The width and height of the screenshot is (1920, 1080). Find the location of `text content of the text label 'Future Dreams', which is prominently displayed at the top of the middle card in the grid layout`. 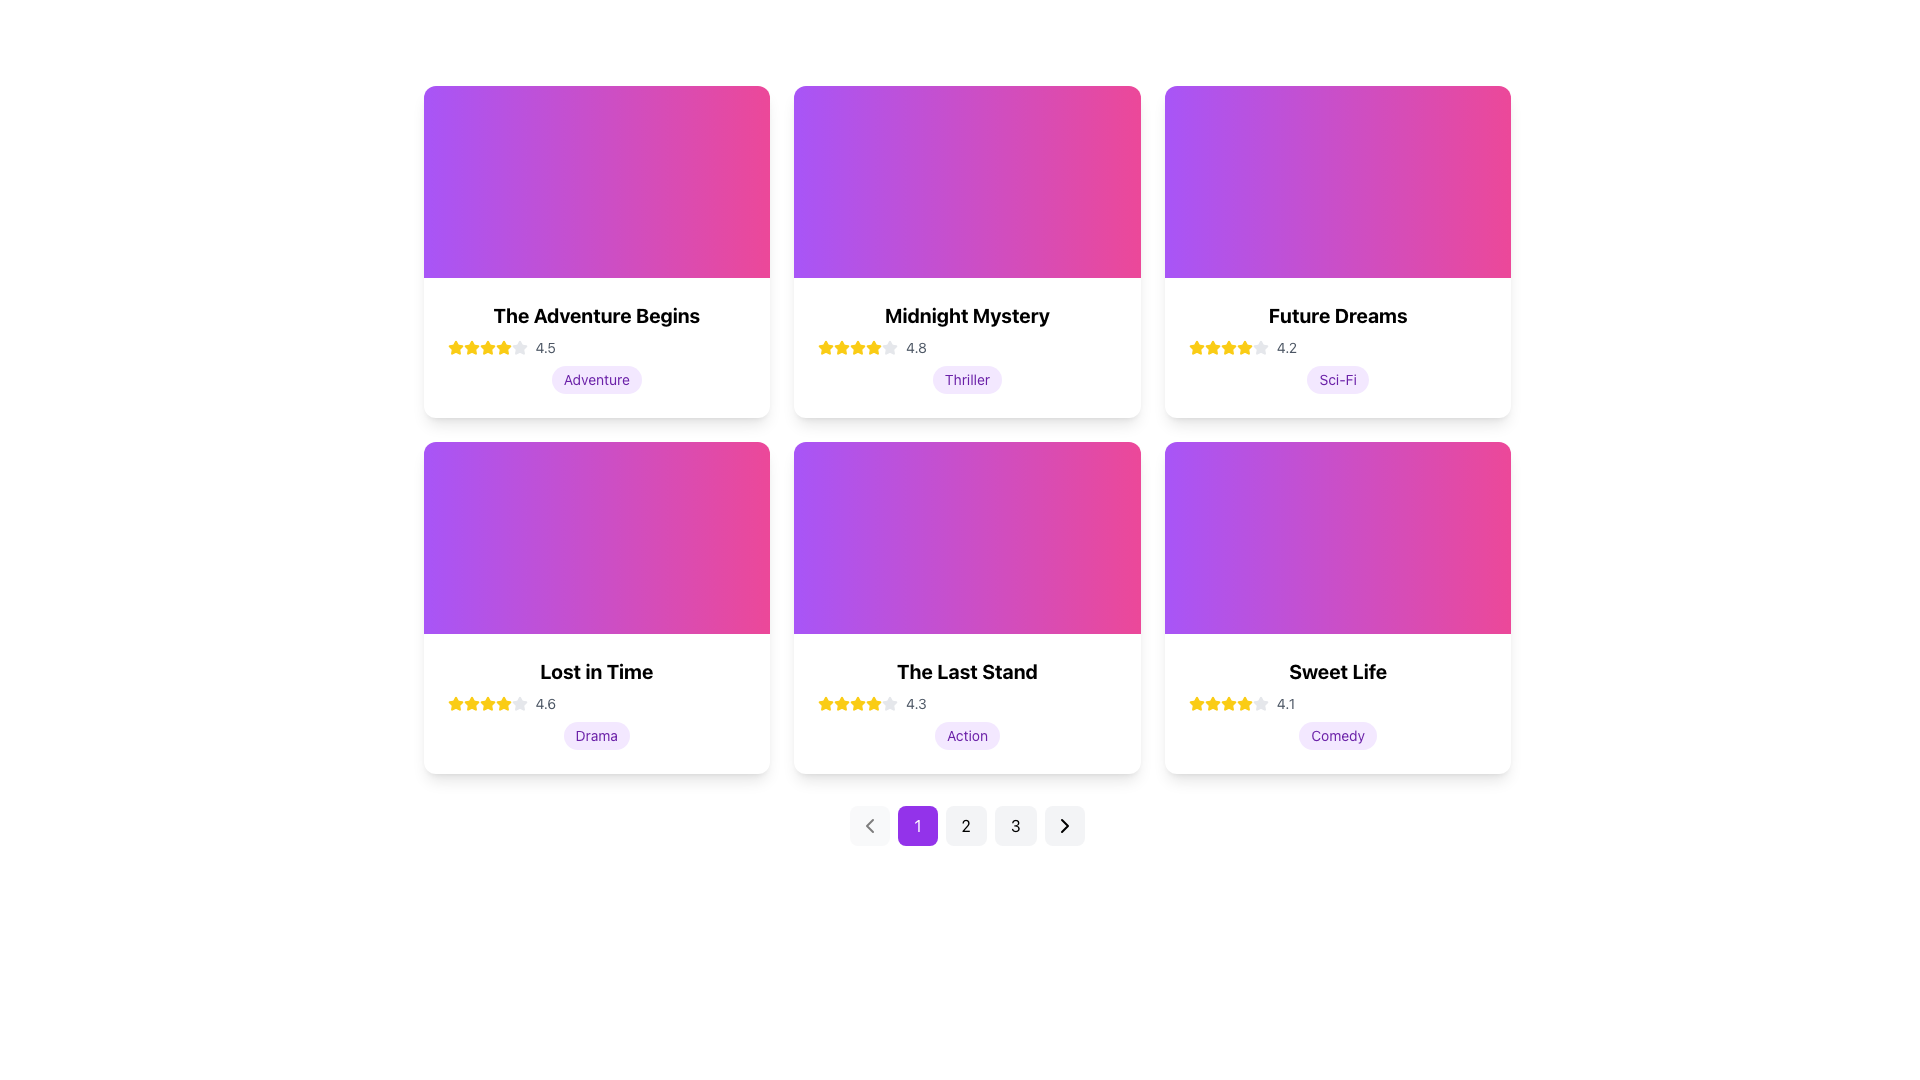

text content of the text label 'Future Dreams', which is prominently displayed at the top of the middle card in the grid layout is located at coordinates (1338, 315).